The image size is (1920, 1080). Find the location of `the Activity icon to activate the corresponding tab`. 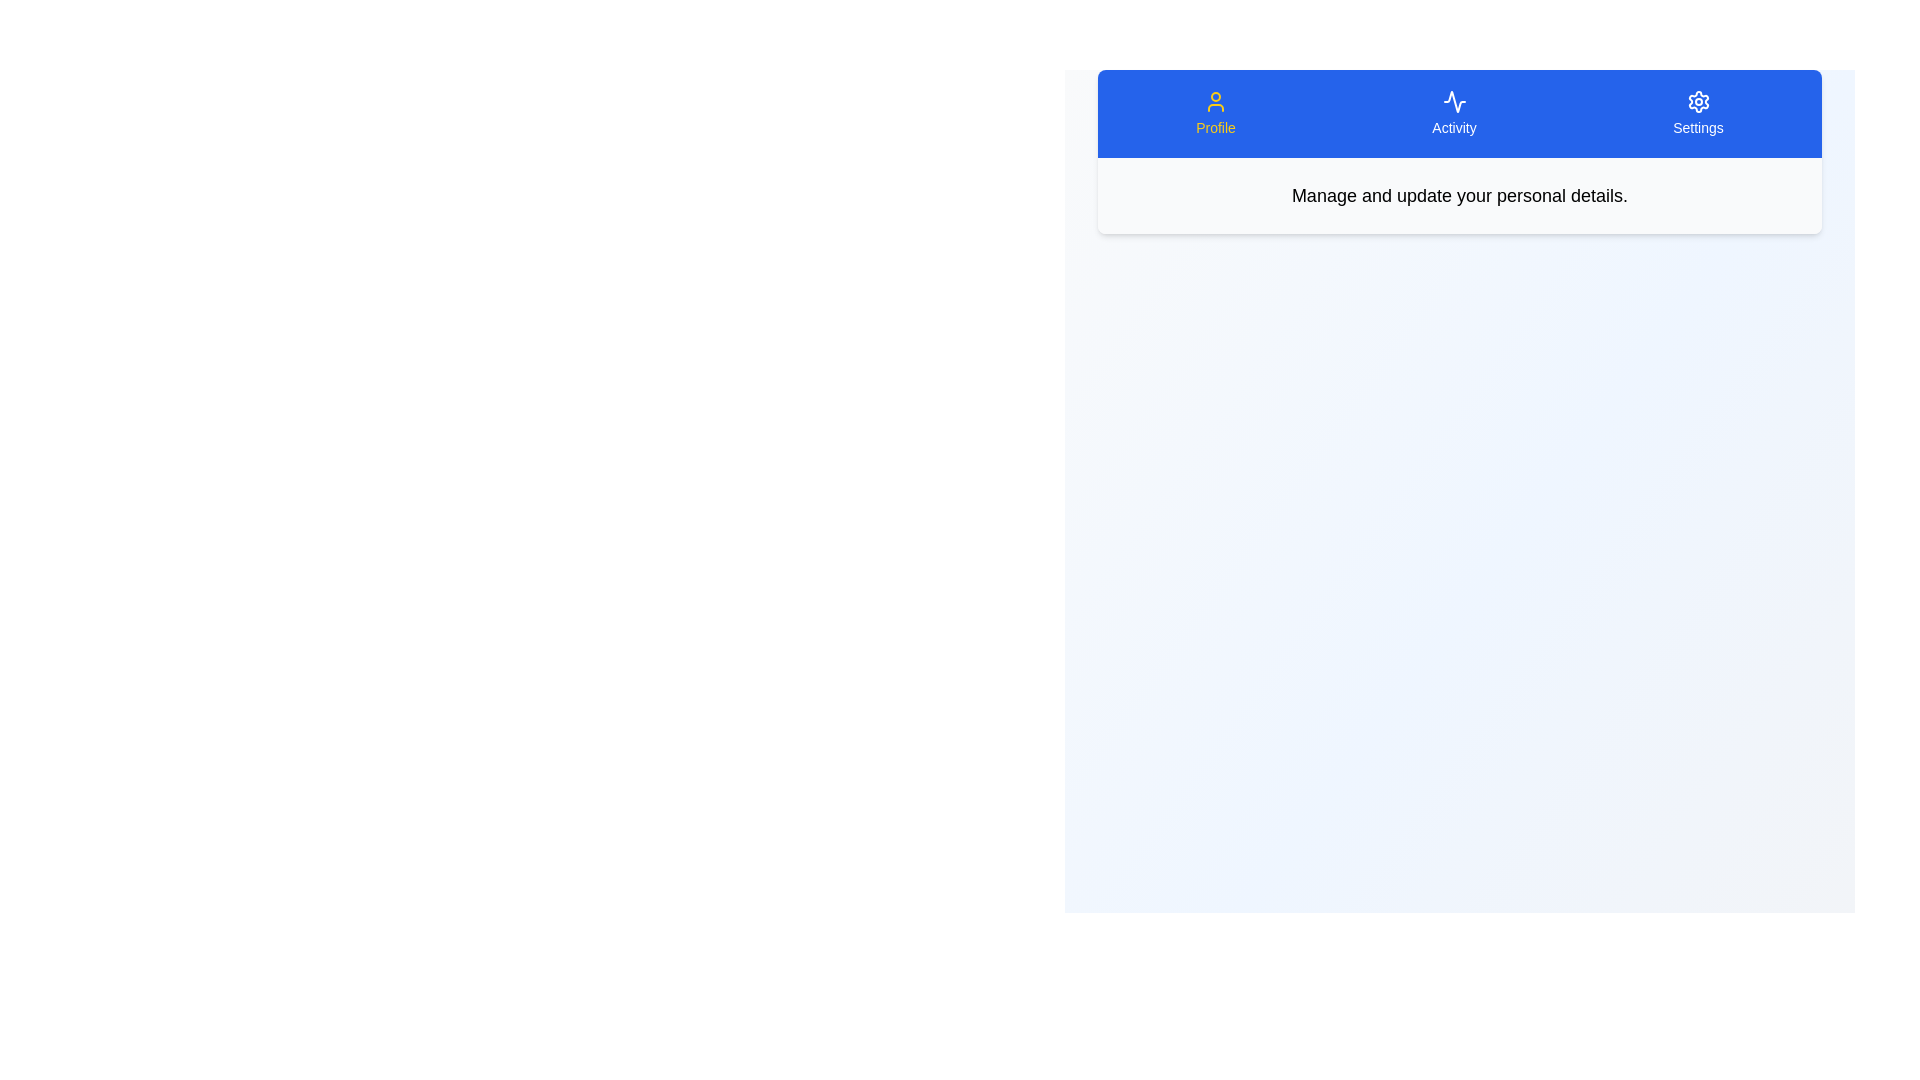

the Activity icon to activate the corresponding tab is located at coordinates (1454, 114).